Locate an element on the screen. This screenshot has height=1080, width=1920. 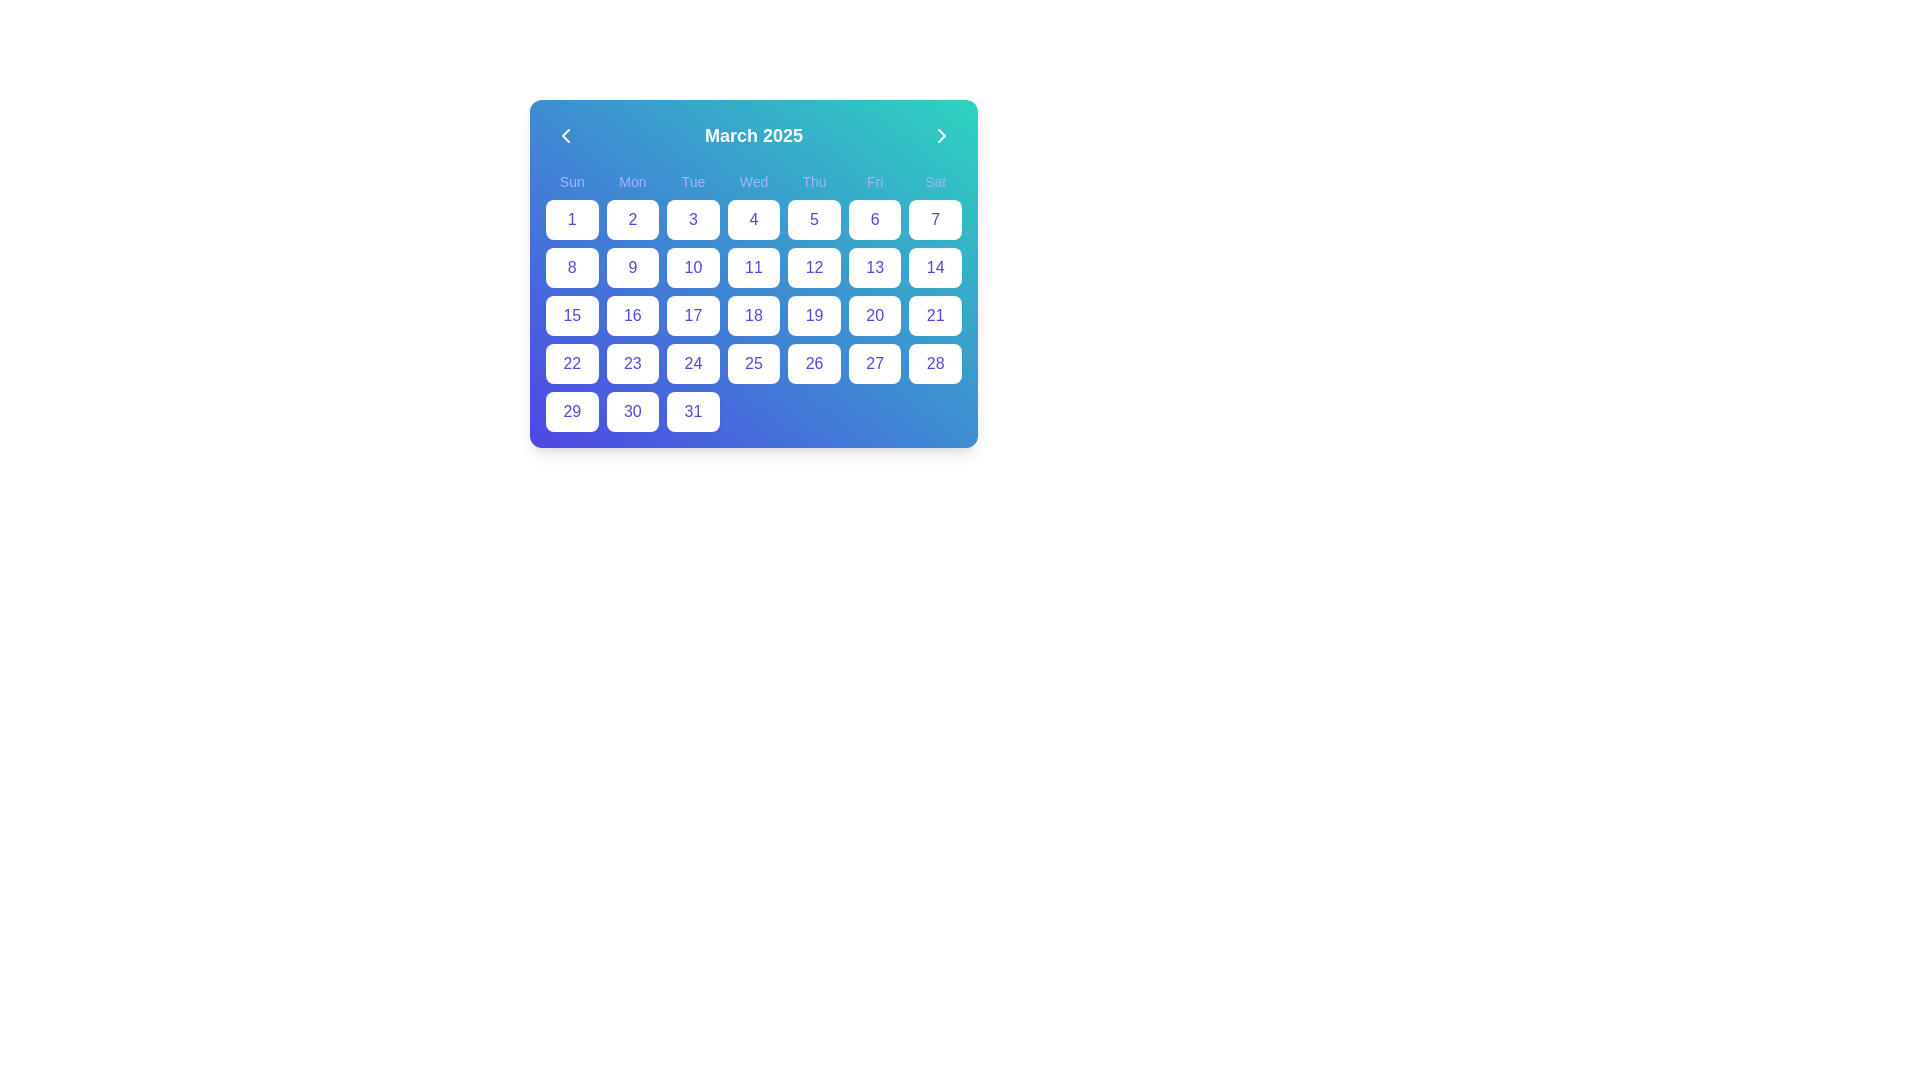
the navigation button located at the leftmost side of the calendar header to move to the previous month is located at coordinates (565, 135).